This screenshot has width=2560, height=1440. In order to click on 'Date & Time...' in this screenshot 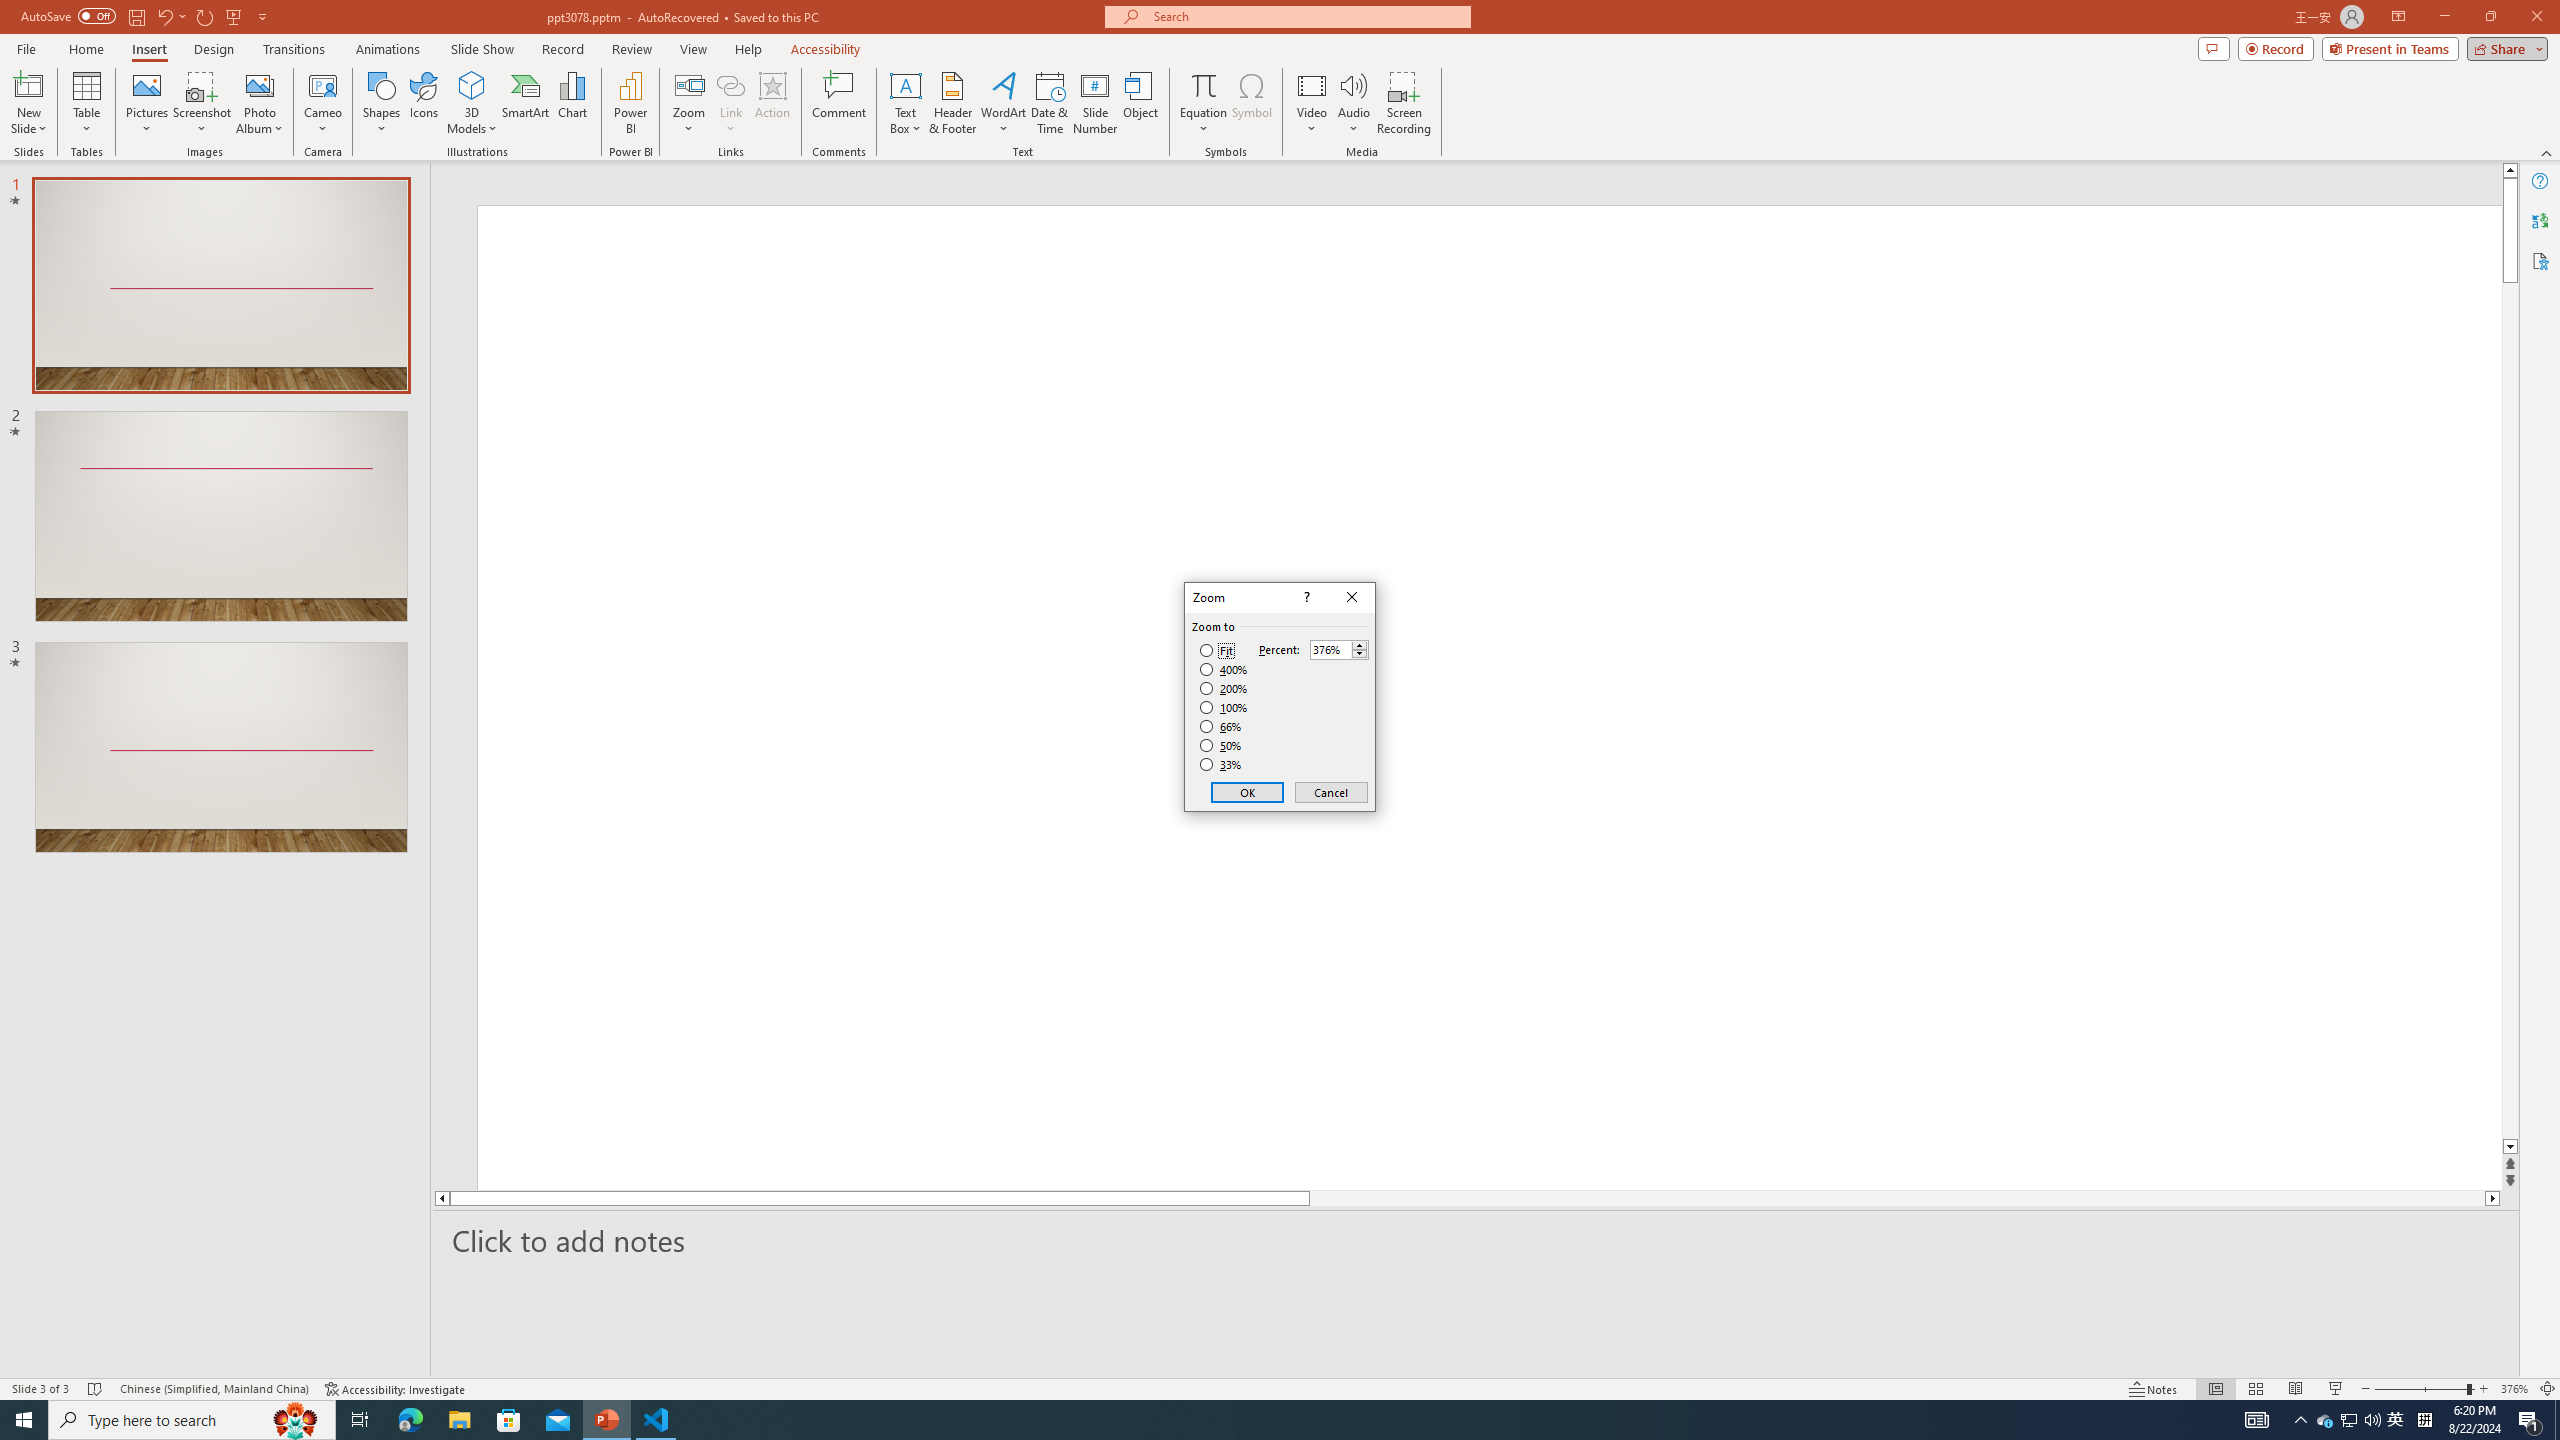, I will do `click(1048, 103)`.